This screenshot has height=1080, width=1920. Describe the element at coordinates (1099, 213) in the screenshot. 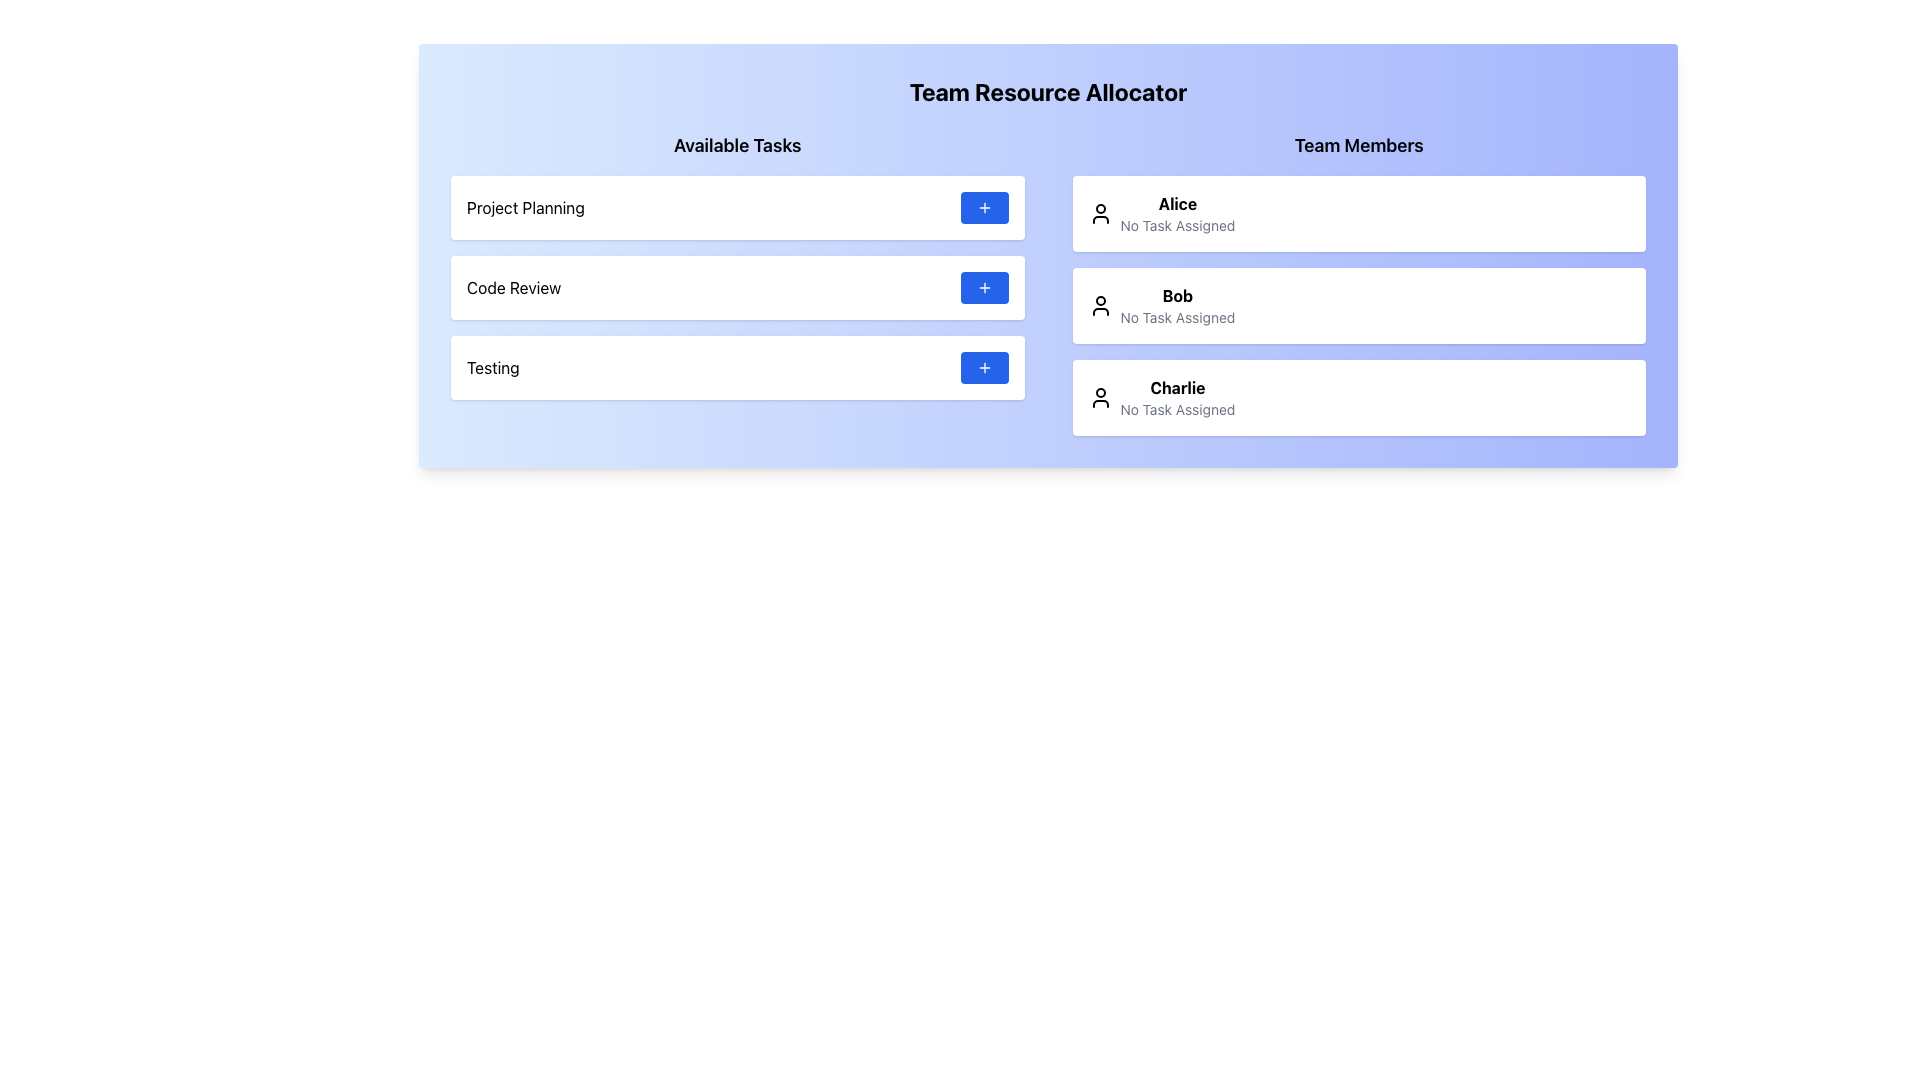

I see `the user avatar icon representing Alice in the 'Team Members' section, which is located at the top-left corner of her details including 'No Task Assigned'` at that location.